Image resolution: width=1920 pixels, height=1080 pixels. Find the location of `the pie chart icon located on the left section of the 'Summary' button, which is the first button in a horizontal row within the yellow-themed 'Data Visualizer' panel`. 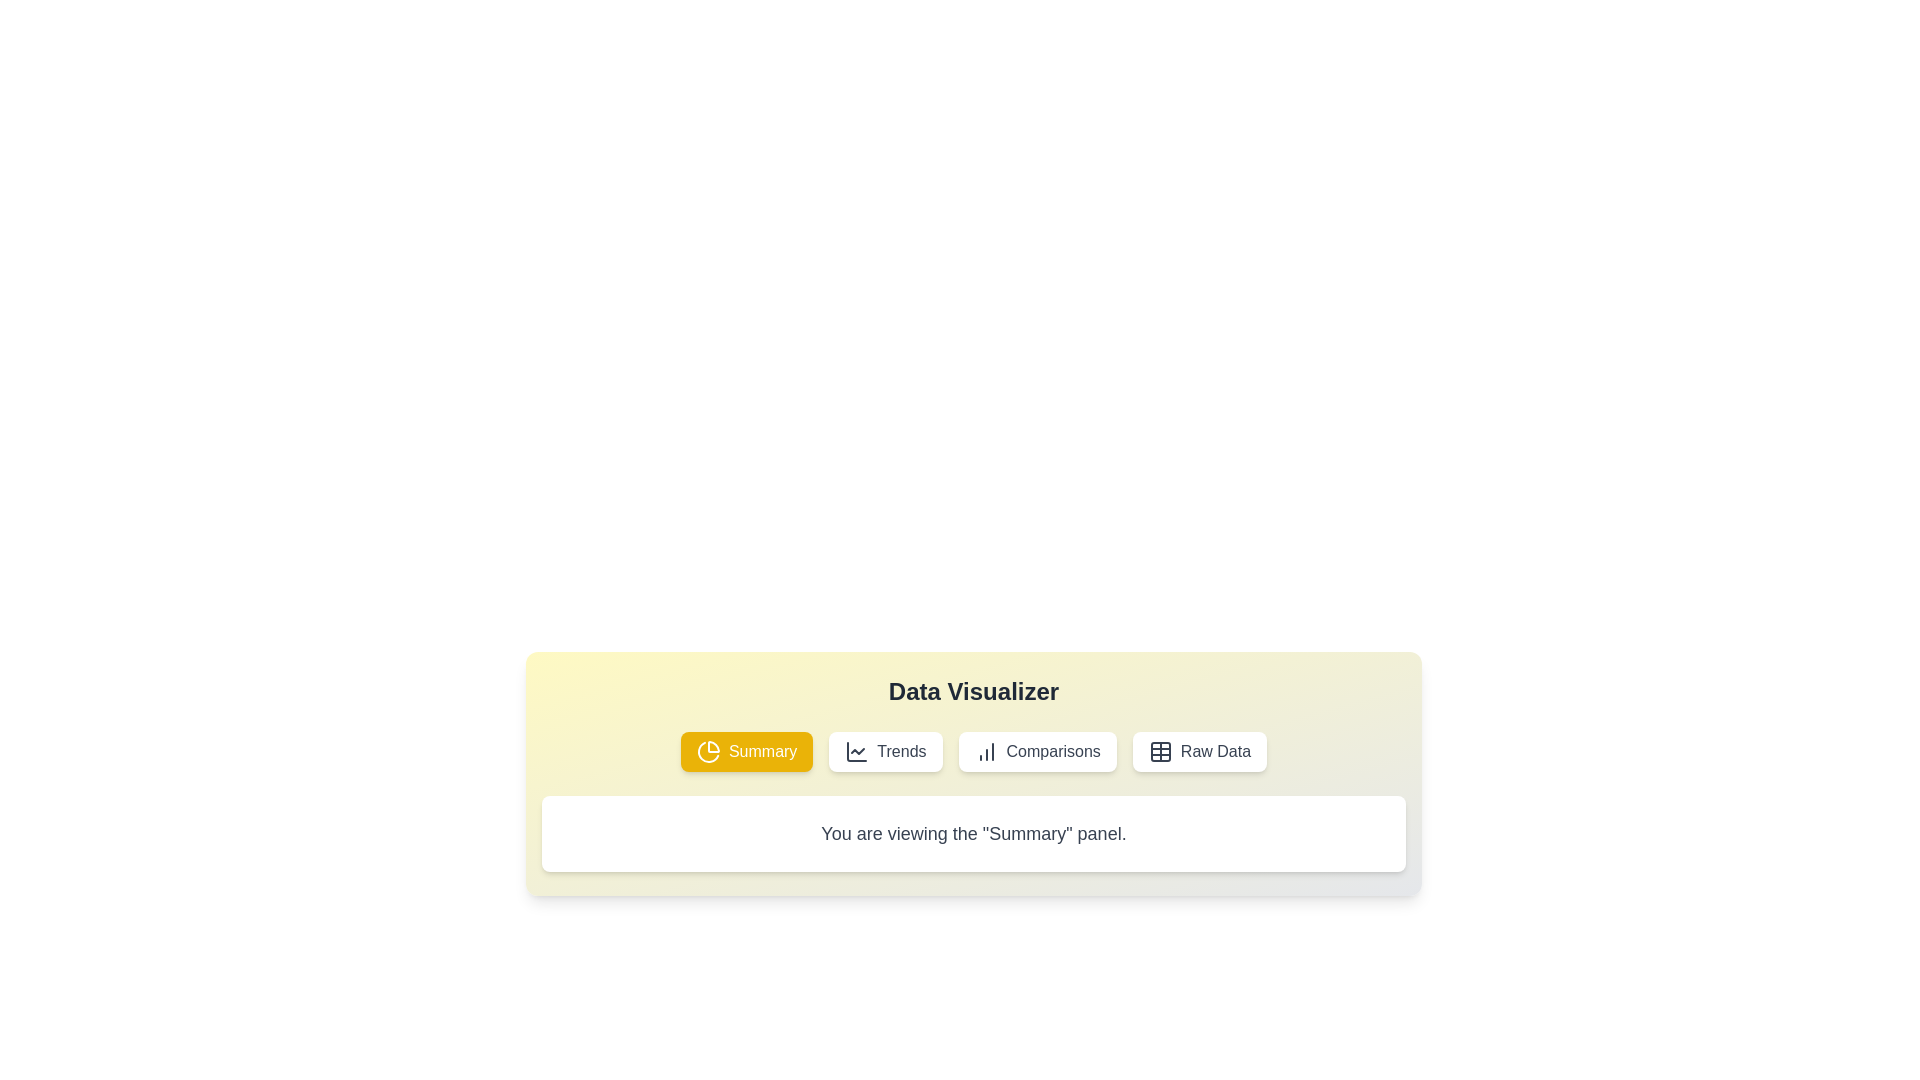

the pie chart icon located on the left section of the 'Summary' button, which is the first button in a horizontal row within the yellow-themed 'Data Visualizer' panel is located at coordinates (708, 752).